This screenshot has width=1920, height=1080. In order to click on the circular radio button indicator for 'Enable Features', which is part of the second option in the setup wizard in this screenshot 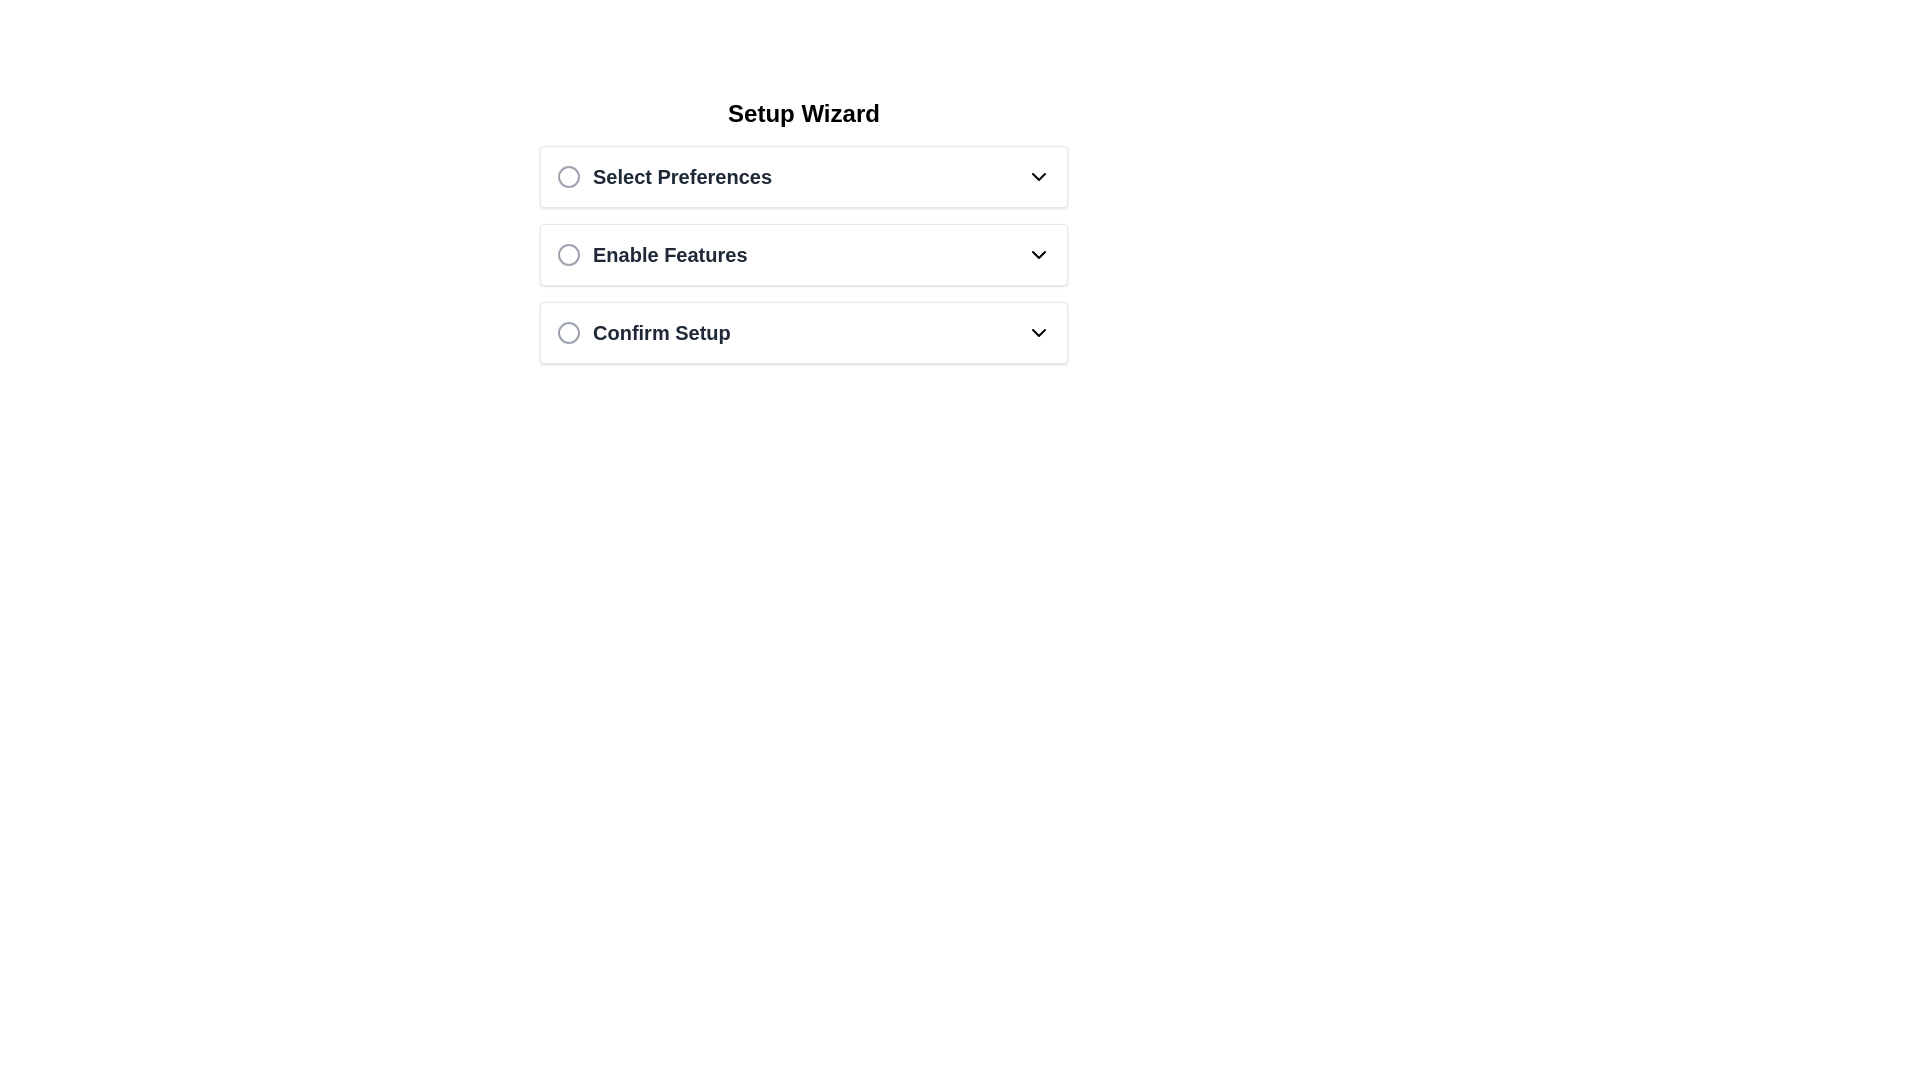, I will do `click(568, 253)`.